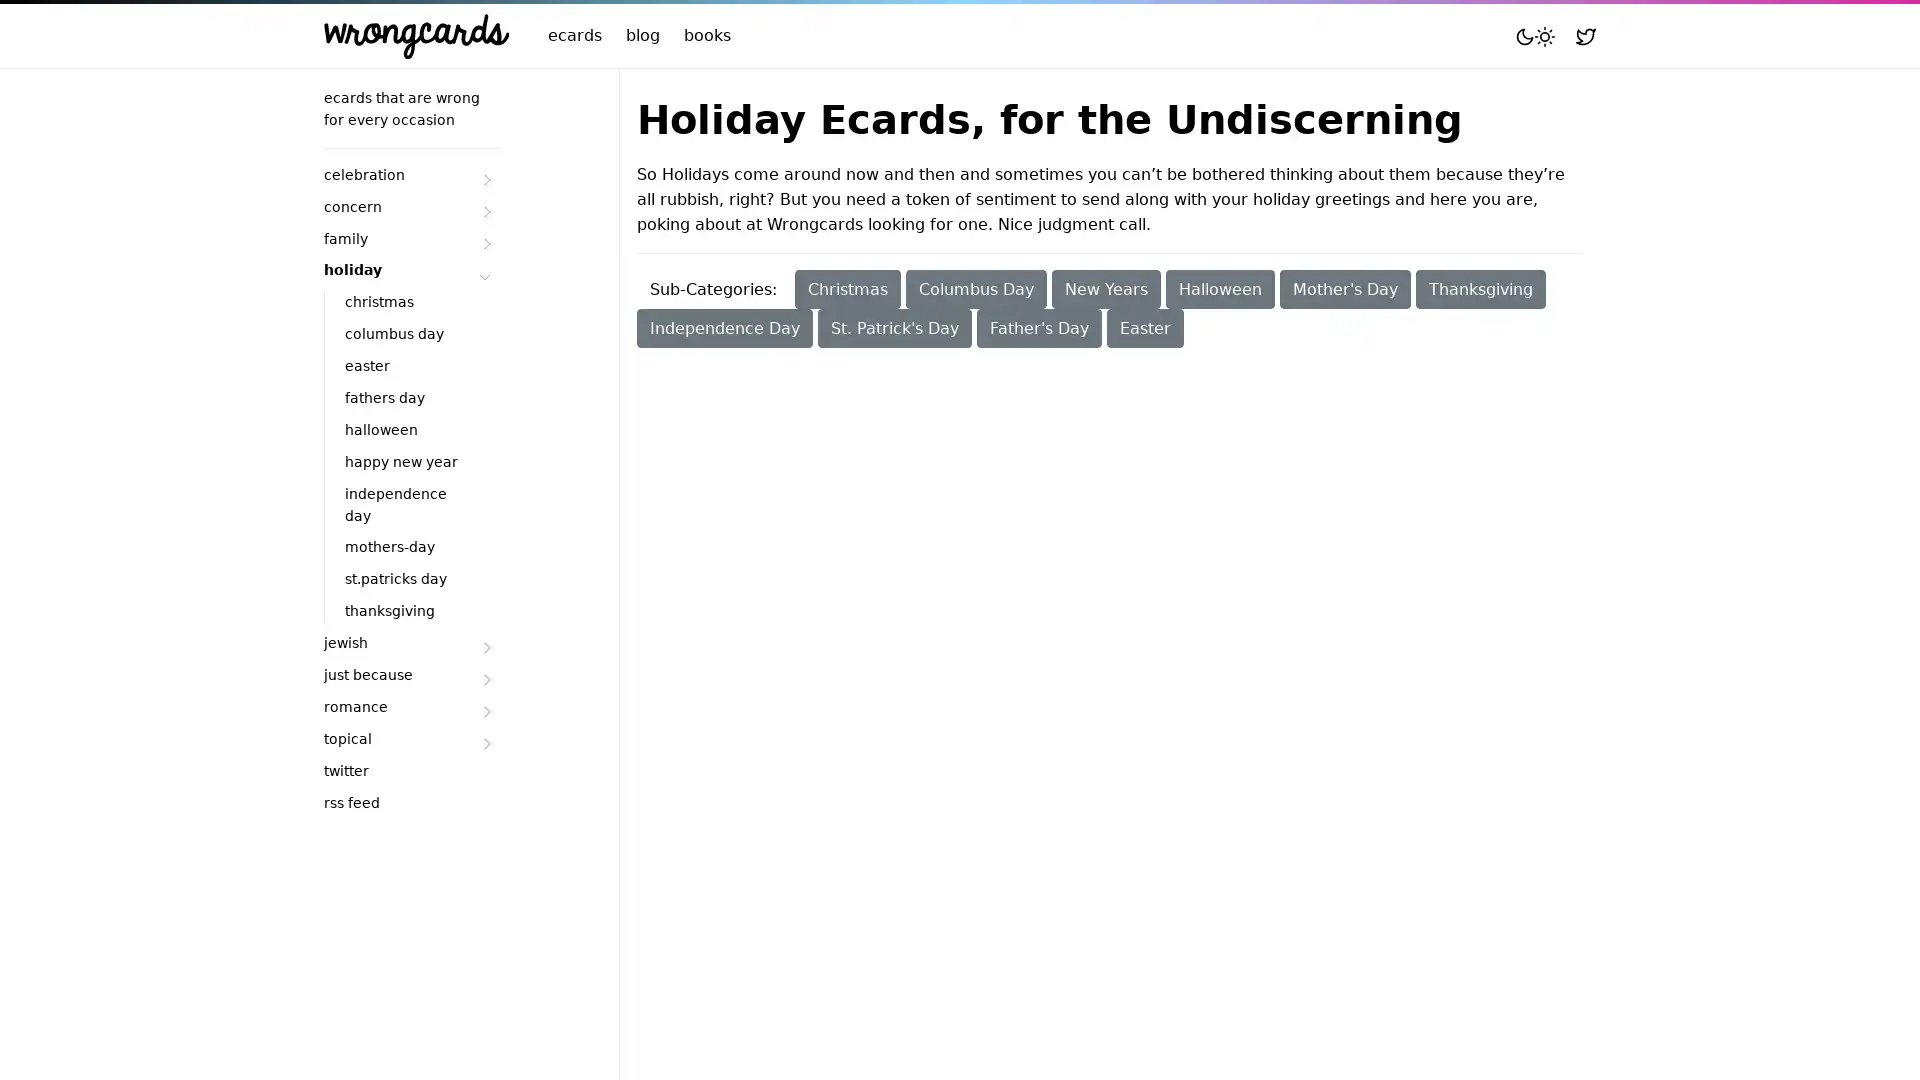  What do you see at coordinates (484, 743) in the screenshot?
I see `Submenu` at bounding box center [484, 743].